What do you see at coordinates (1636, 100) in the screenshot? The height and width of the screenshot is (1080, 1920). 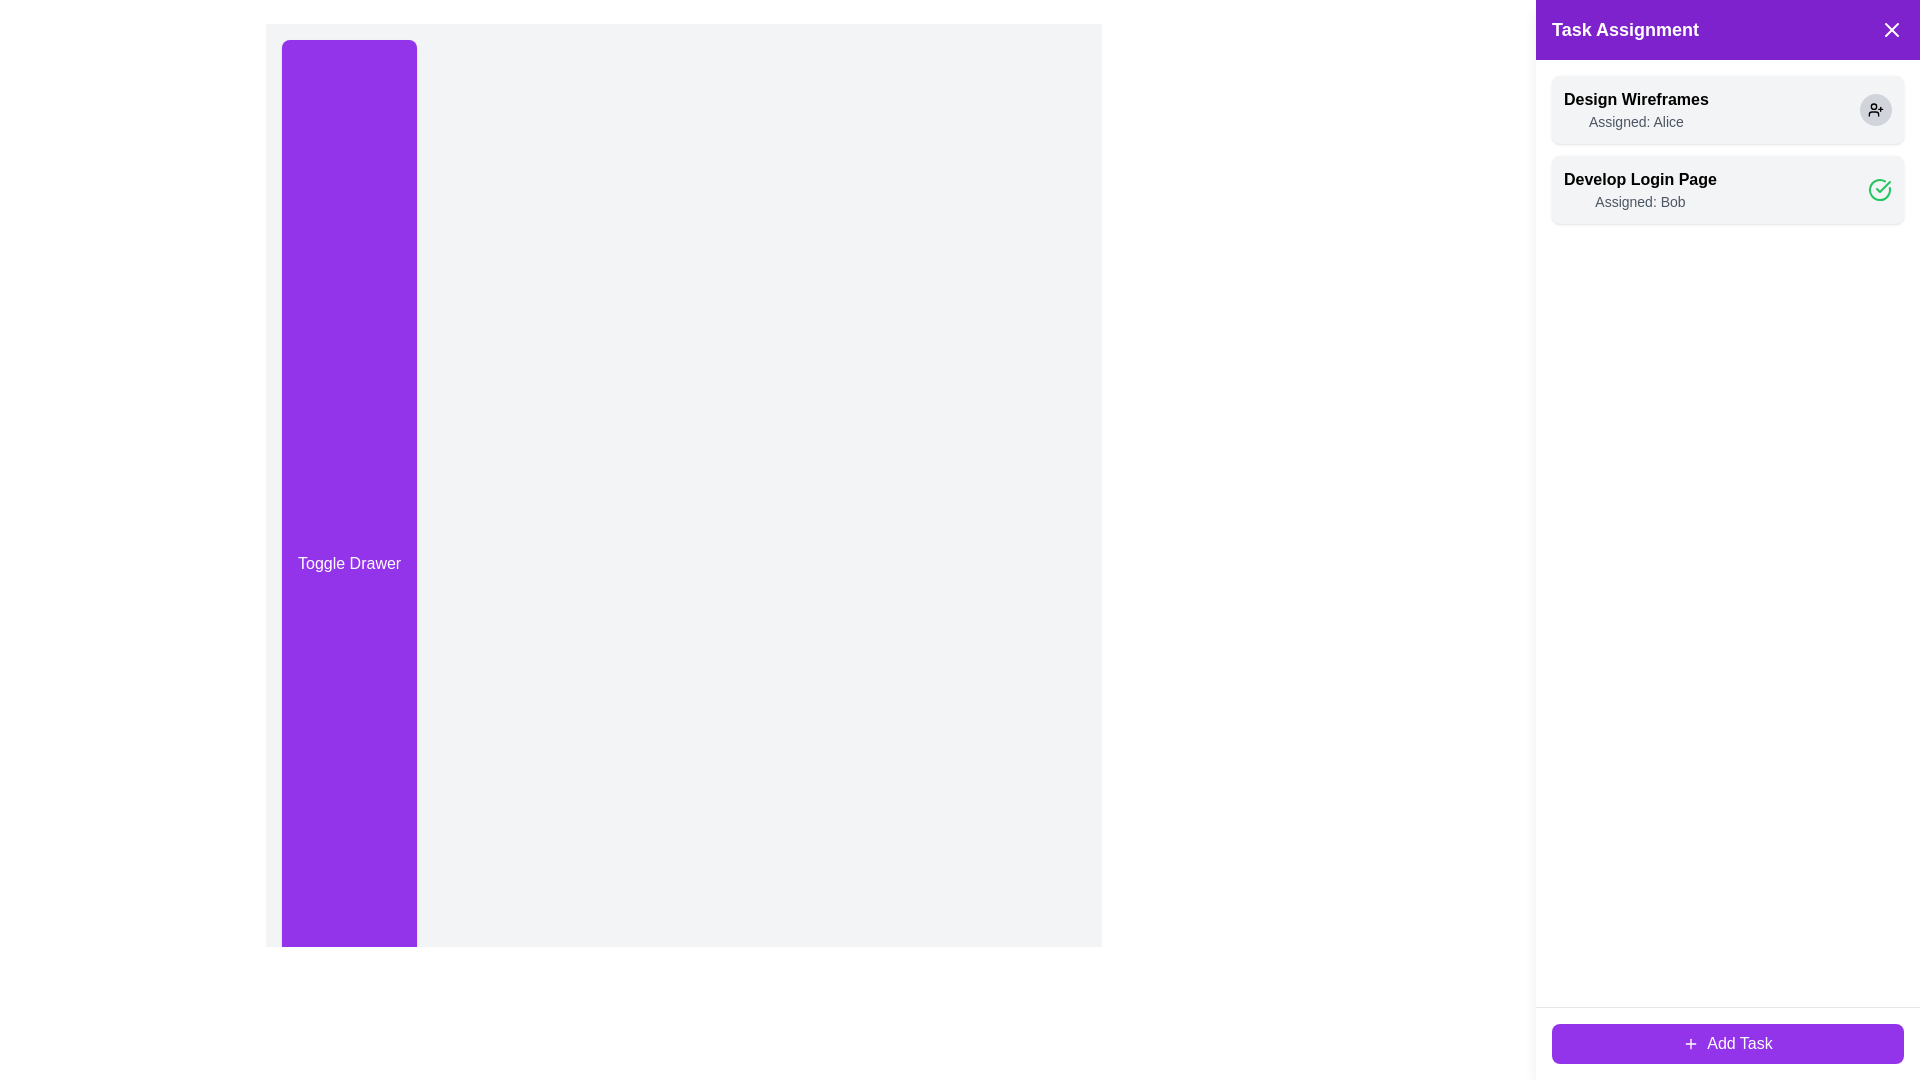 I see `the Text label that serves as the title of a task item in the 'Task Assignment' panel, located at the top of the task list interface` at bounding box center [1636, 100].